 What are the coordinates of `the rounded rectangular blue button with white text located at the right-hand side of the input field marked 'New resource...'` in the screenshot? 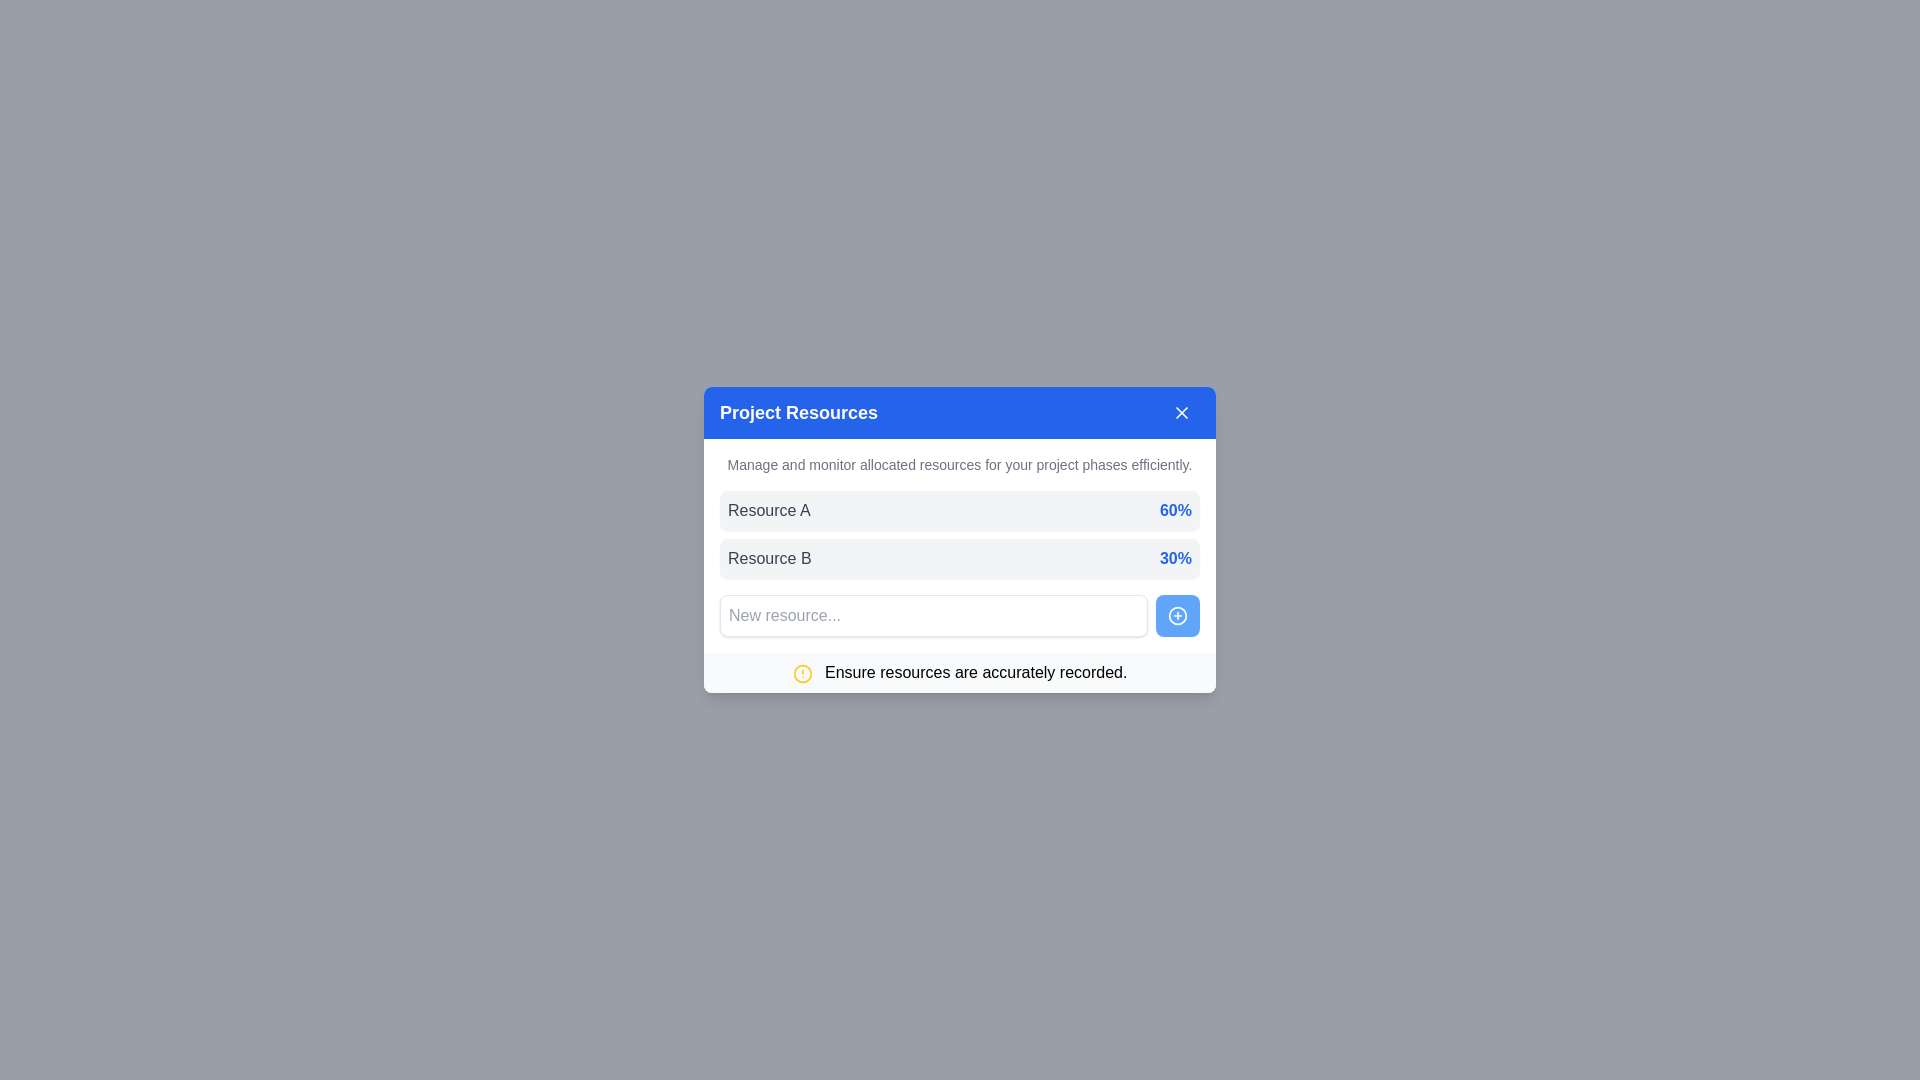 It's located at (1177, 615).